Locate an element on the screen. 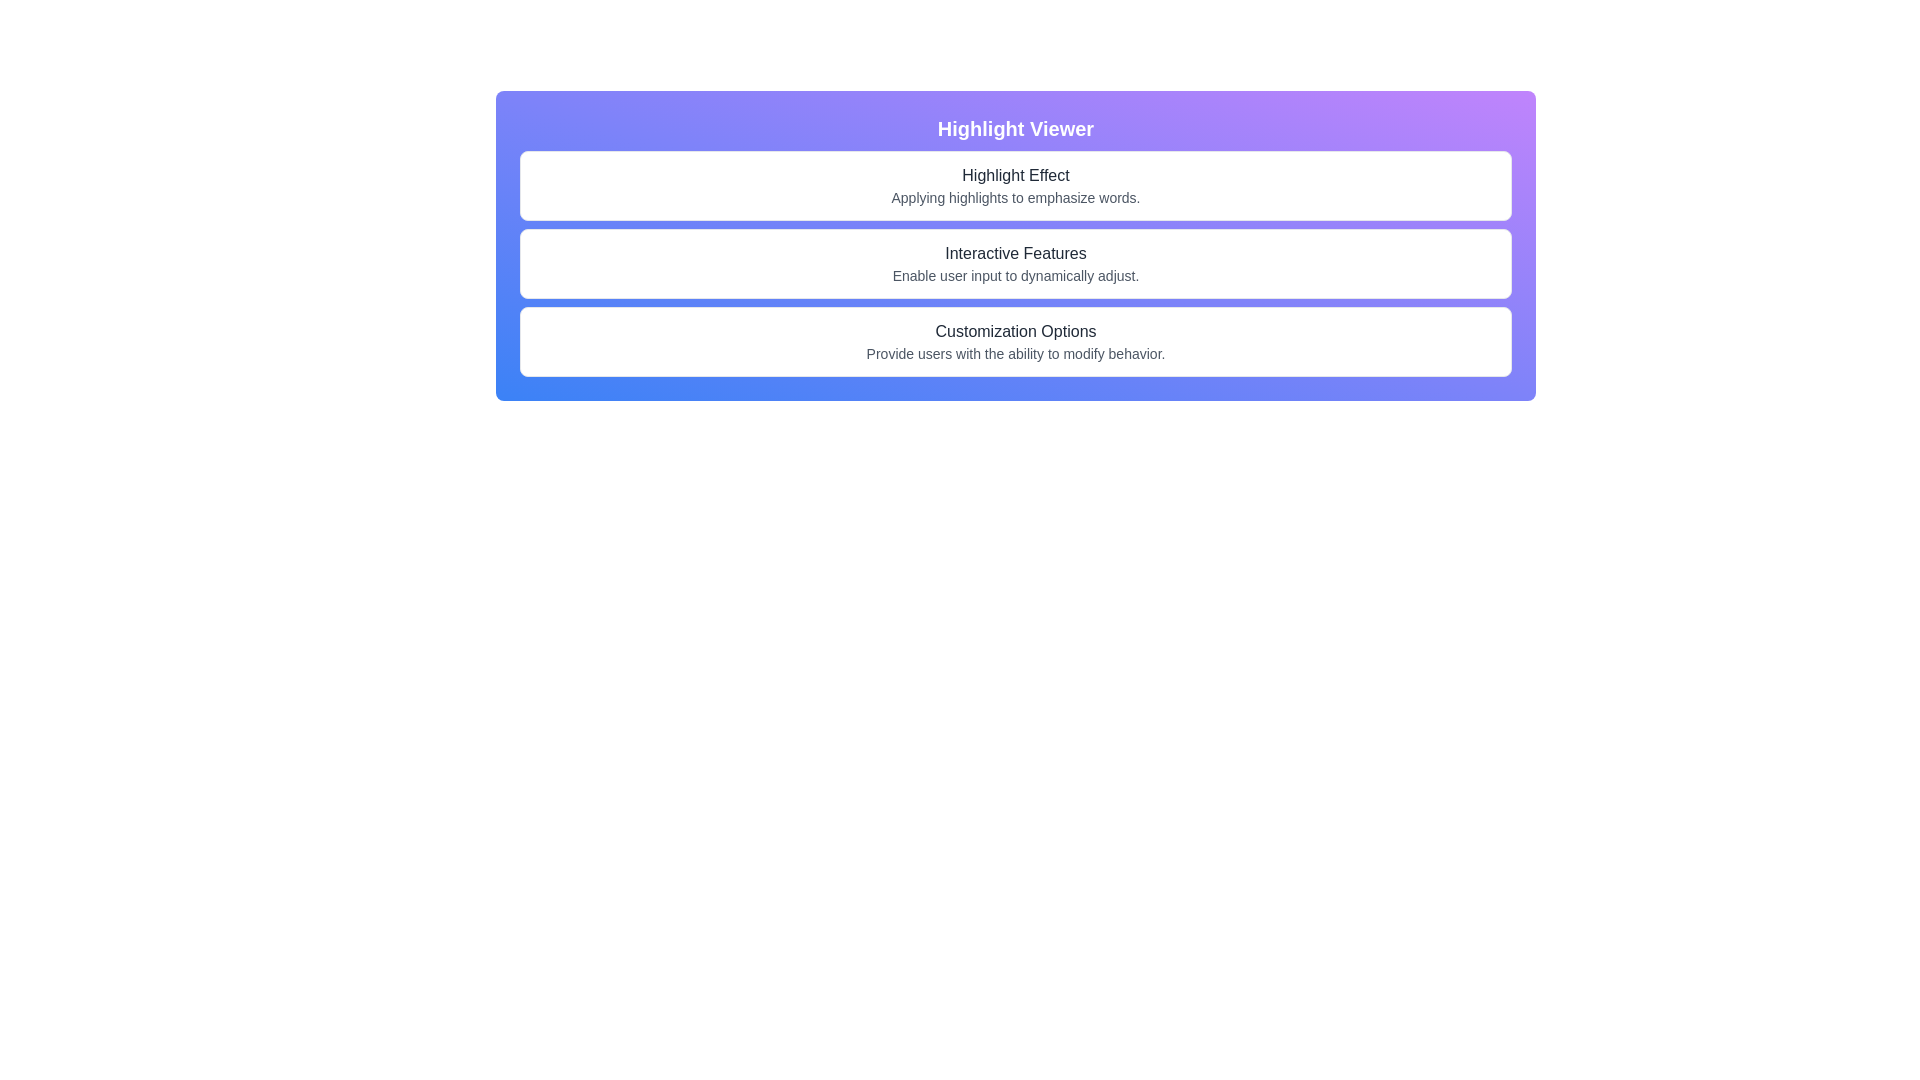 The image size is (1920, 1080). the letter 'H' in the phrase 'Highlight Effect' located in the header section of the interface is located at coordinates (968, 174).